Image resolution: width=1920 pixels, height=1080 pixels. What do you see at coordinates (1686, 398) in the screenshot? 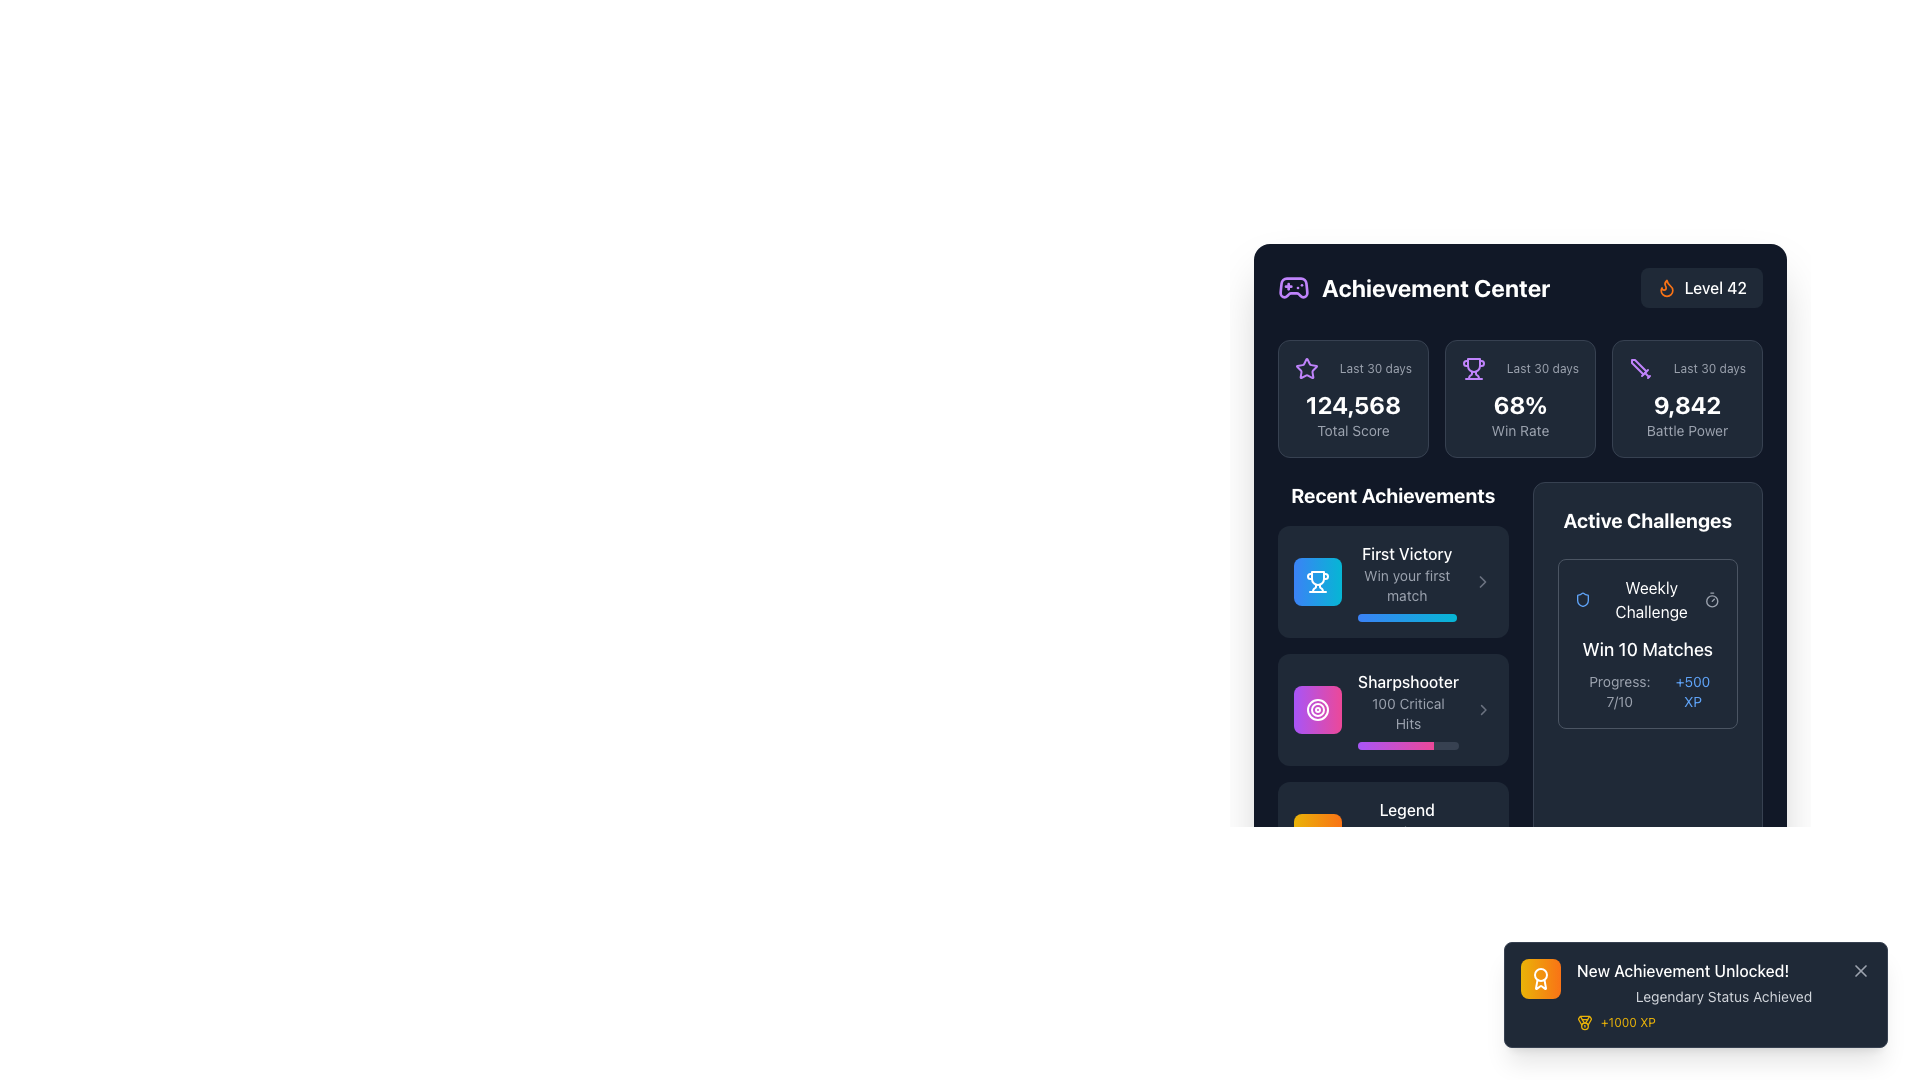
I see `the Informative card displaying 'Last 30 days' and 'Battle Power' with a dark gray background and light purple sword icon, located in the Achievement Center section` at bounding box center [1686, 398].